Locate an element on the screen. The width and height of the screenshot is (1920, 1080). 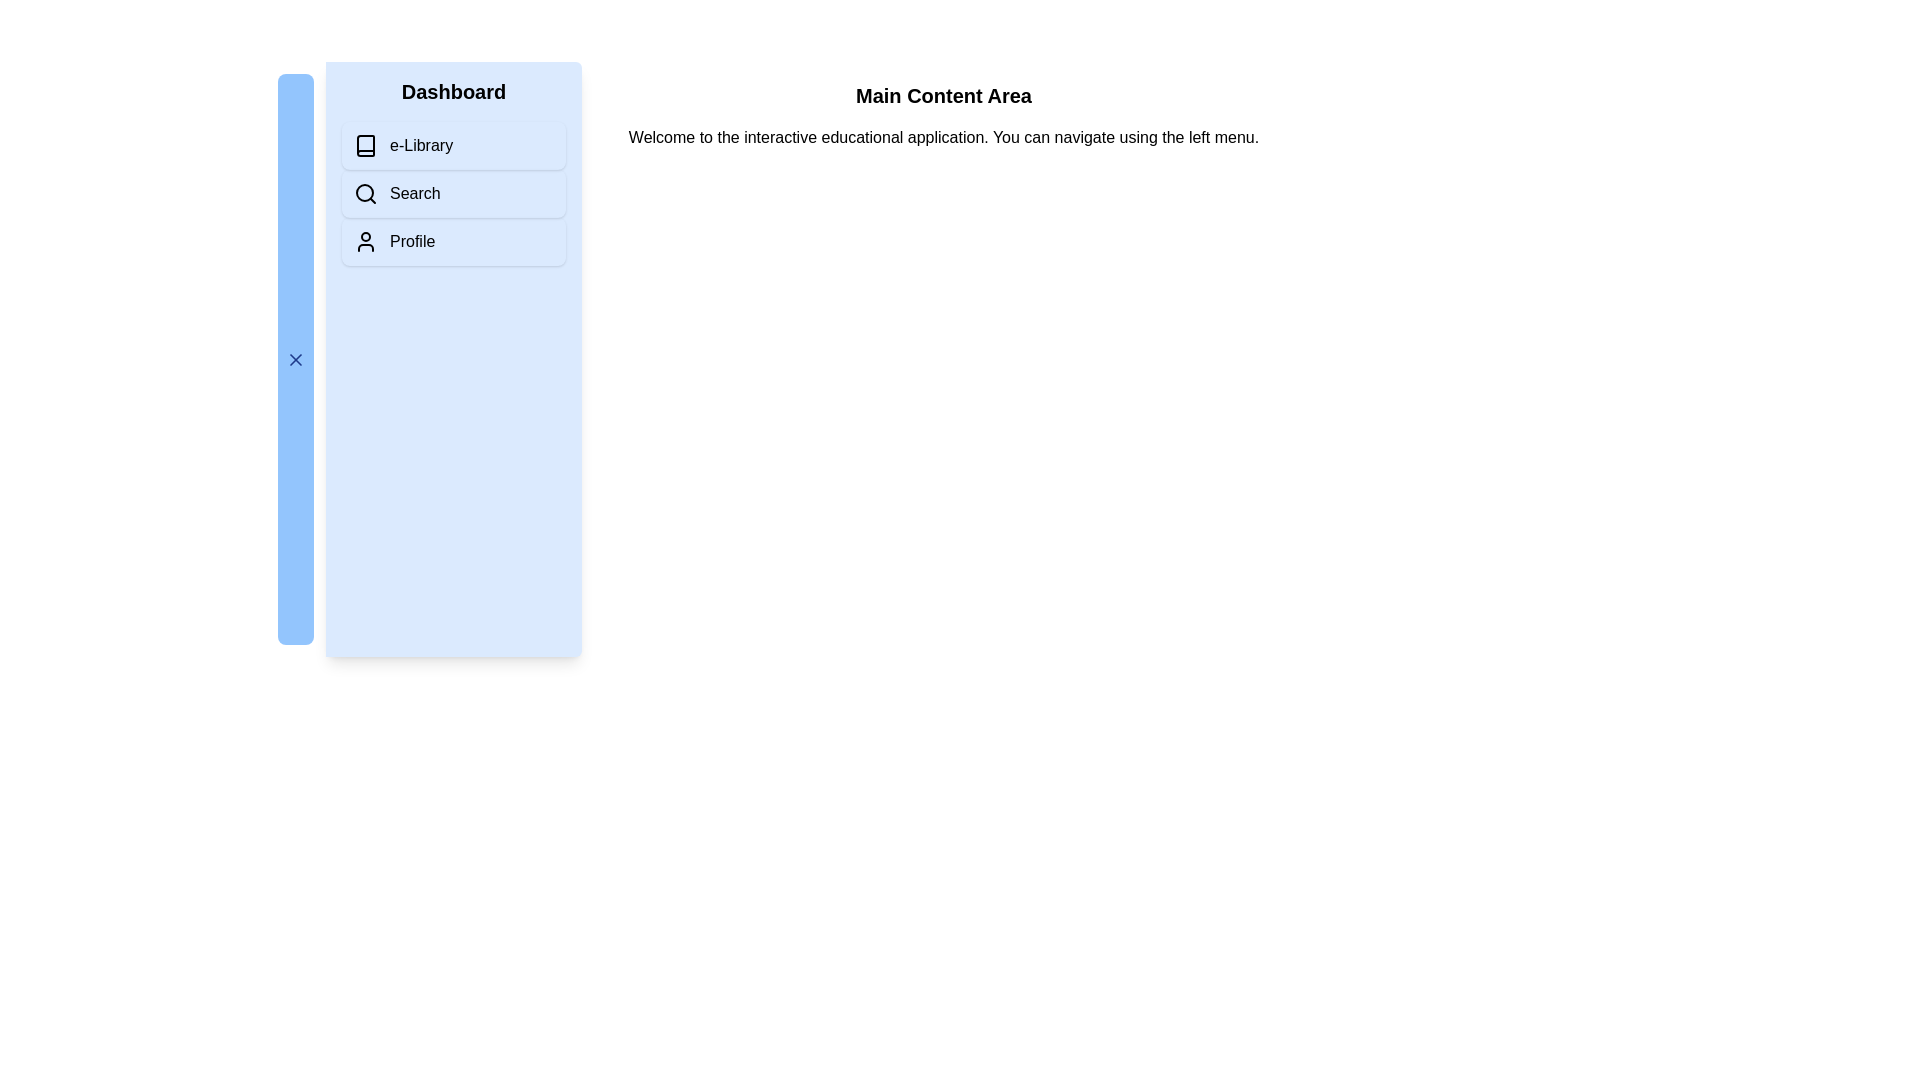
text label that serves as the identifier for the Search button, positioned between the e-Library and Profile buttons in the left sidebar is located at coordinates (414, 193).